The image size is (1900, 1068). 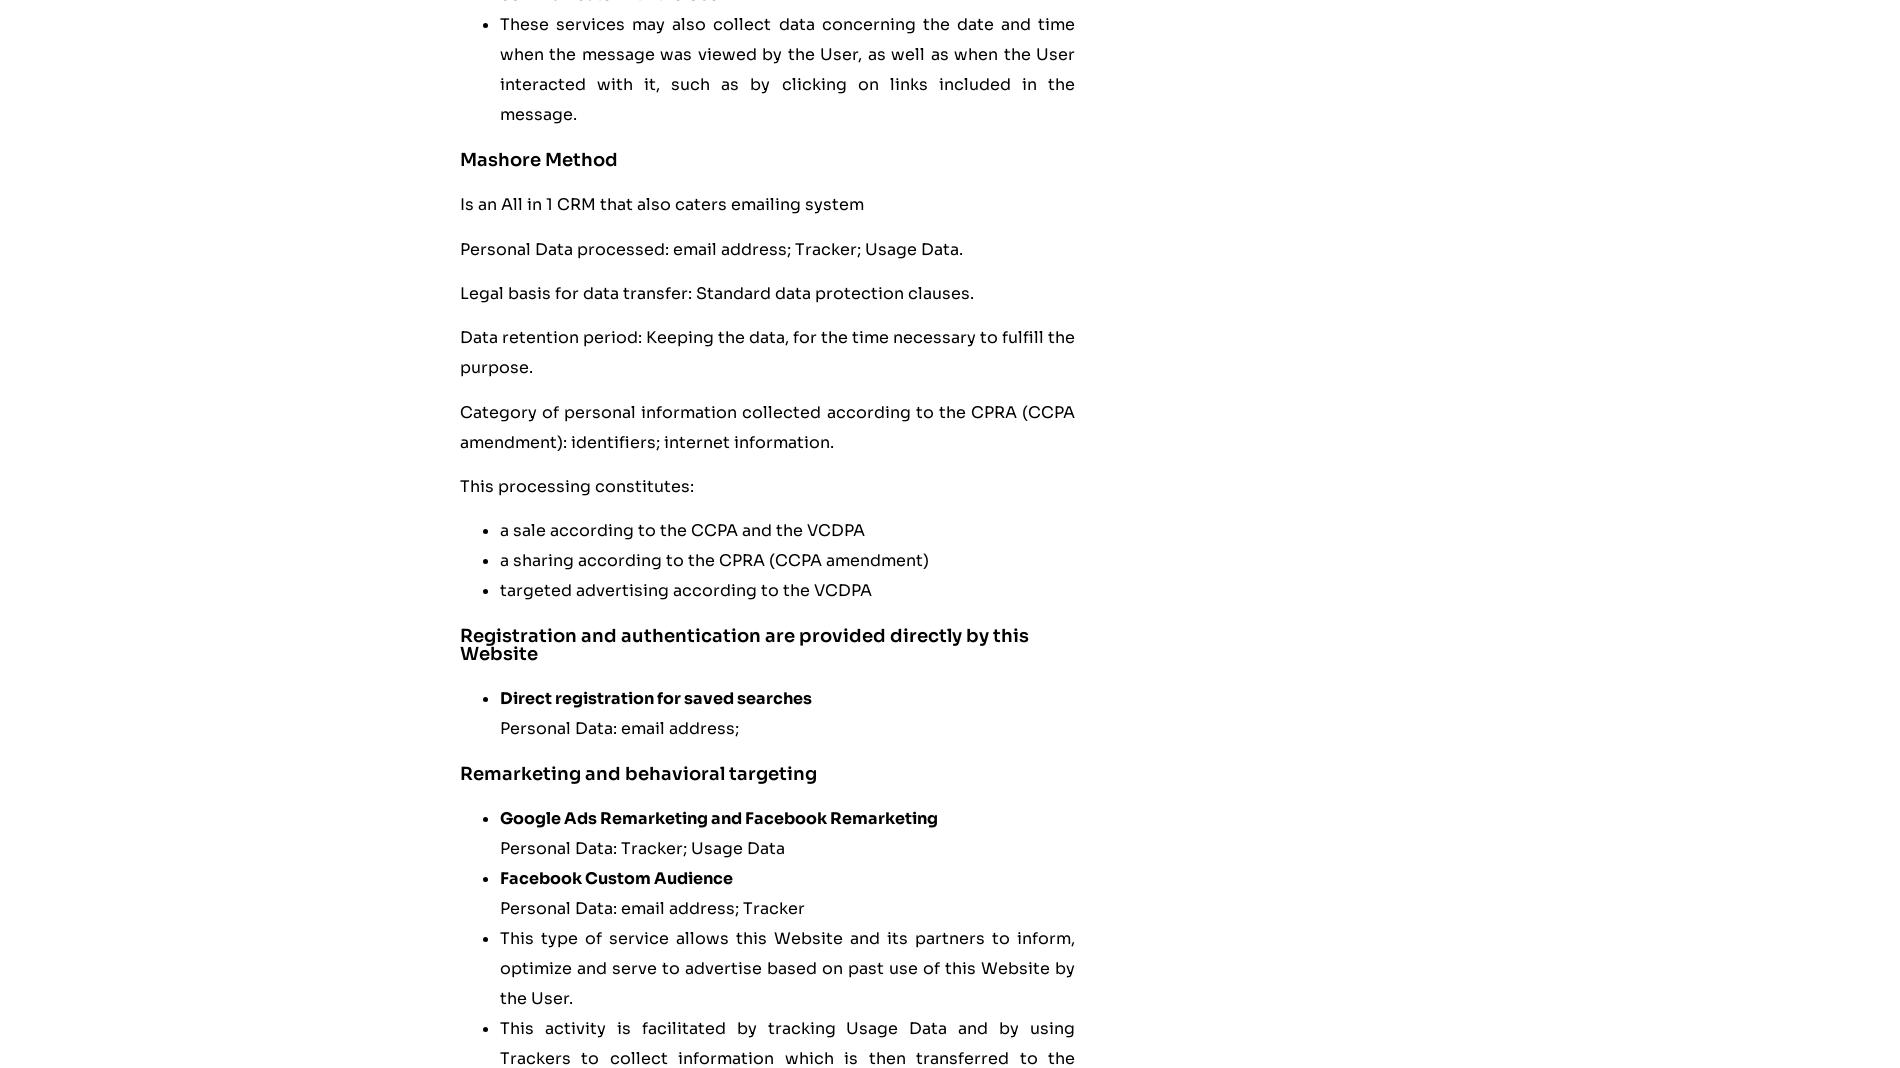 What do you see at coordinates (686, 589) in the screenshot?
I see `'targeted advertising according to the VCDPA'` at bounding box center [686, 589].